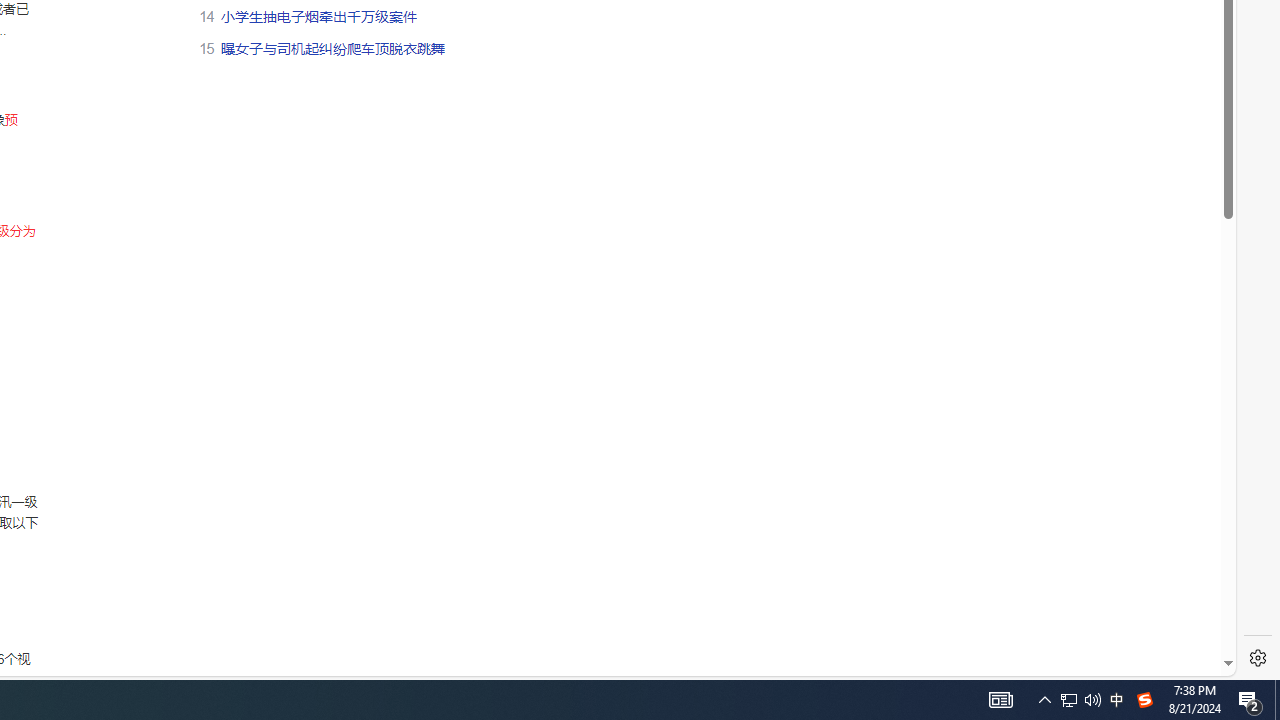  Describe the element at coordinates (1257, 658) in the screenshot. I see `'Settings'` at that location.